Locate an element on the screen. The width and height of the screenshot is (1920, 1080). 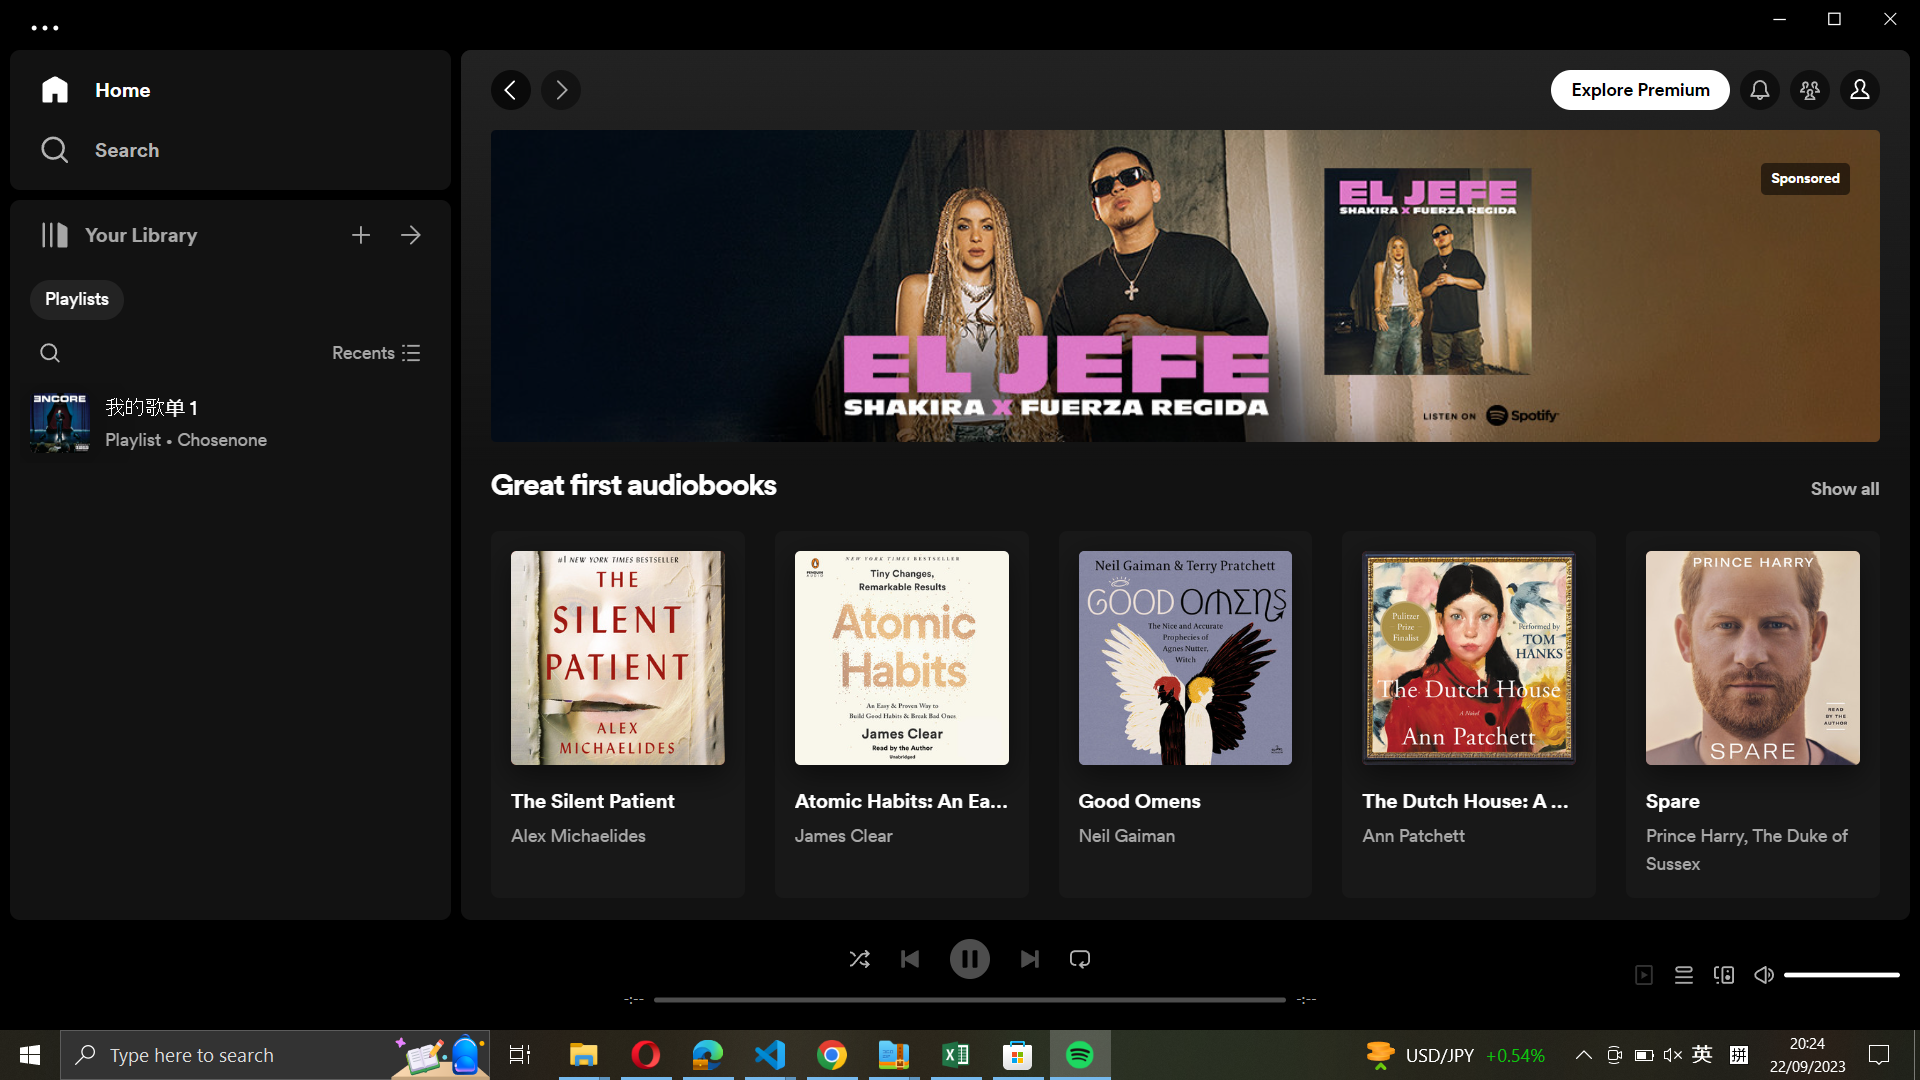
my account section is located at coordinates (1861, 91).